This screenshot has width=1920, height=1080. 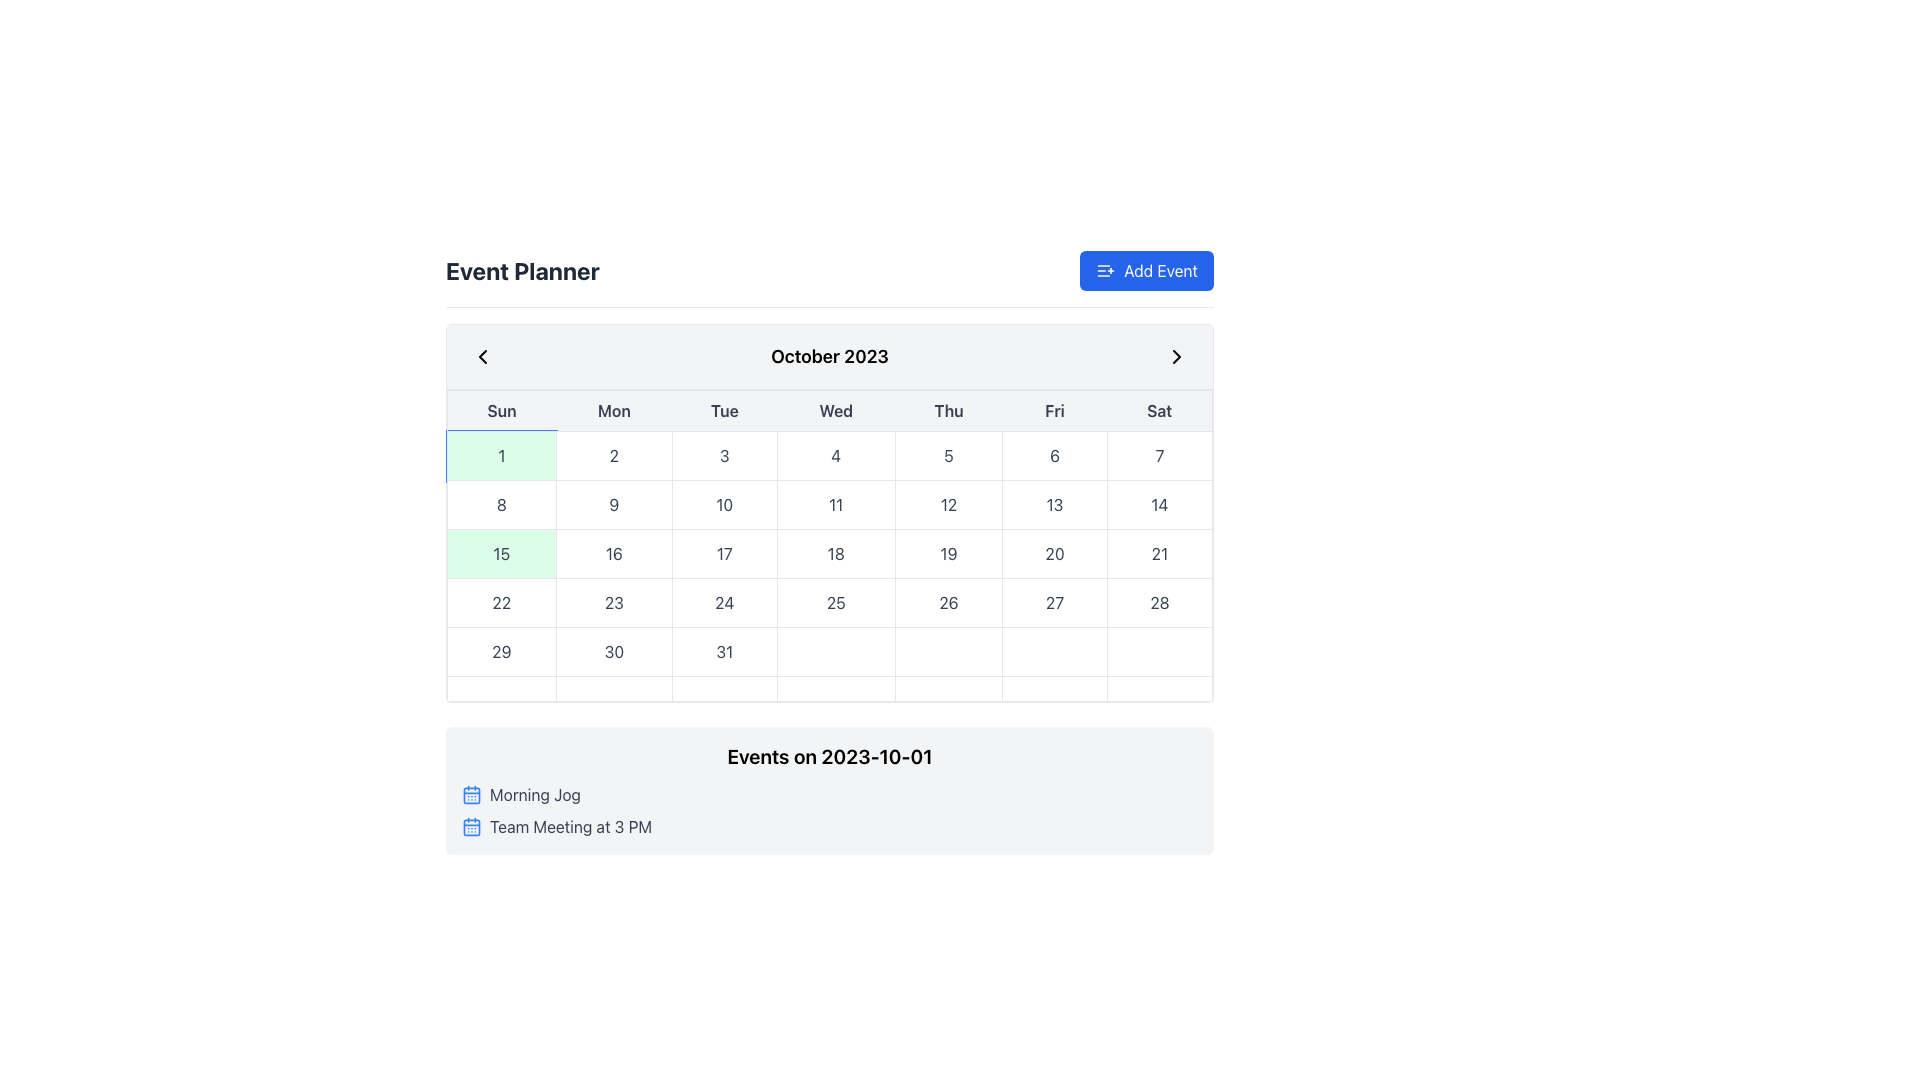 I want to click on the Calendar header text, so click(x=830, y=356).